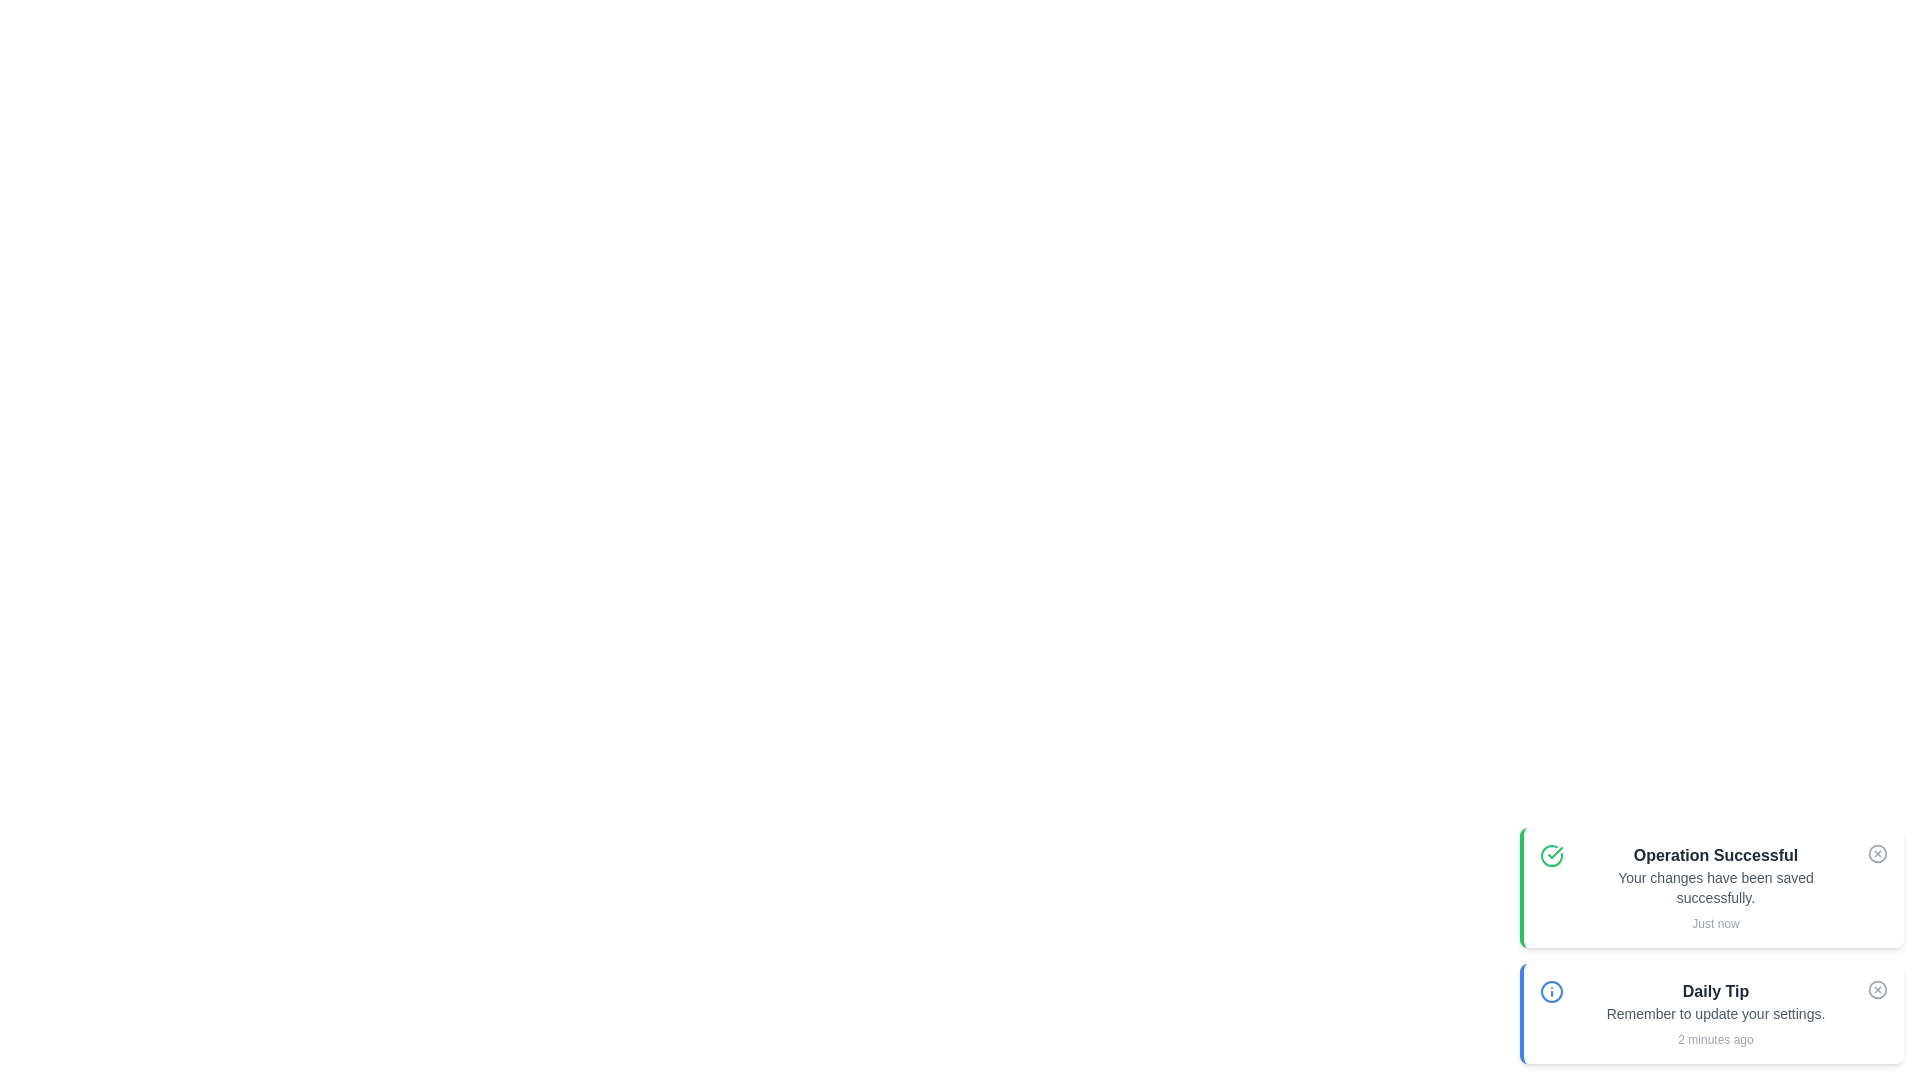  What do you see at coordinates (1876, 853) in the screenshot?
I see `the circular outline in the top-right corner of the notification card's icon` at bounding box center [1876, 853].